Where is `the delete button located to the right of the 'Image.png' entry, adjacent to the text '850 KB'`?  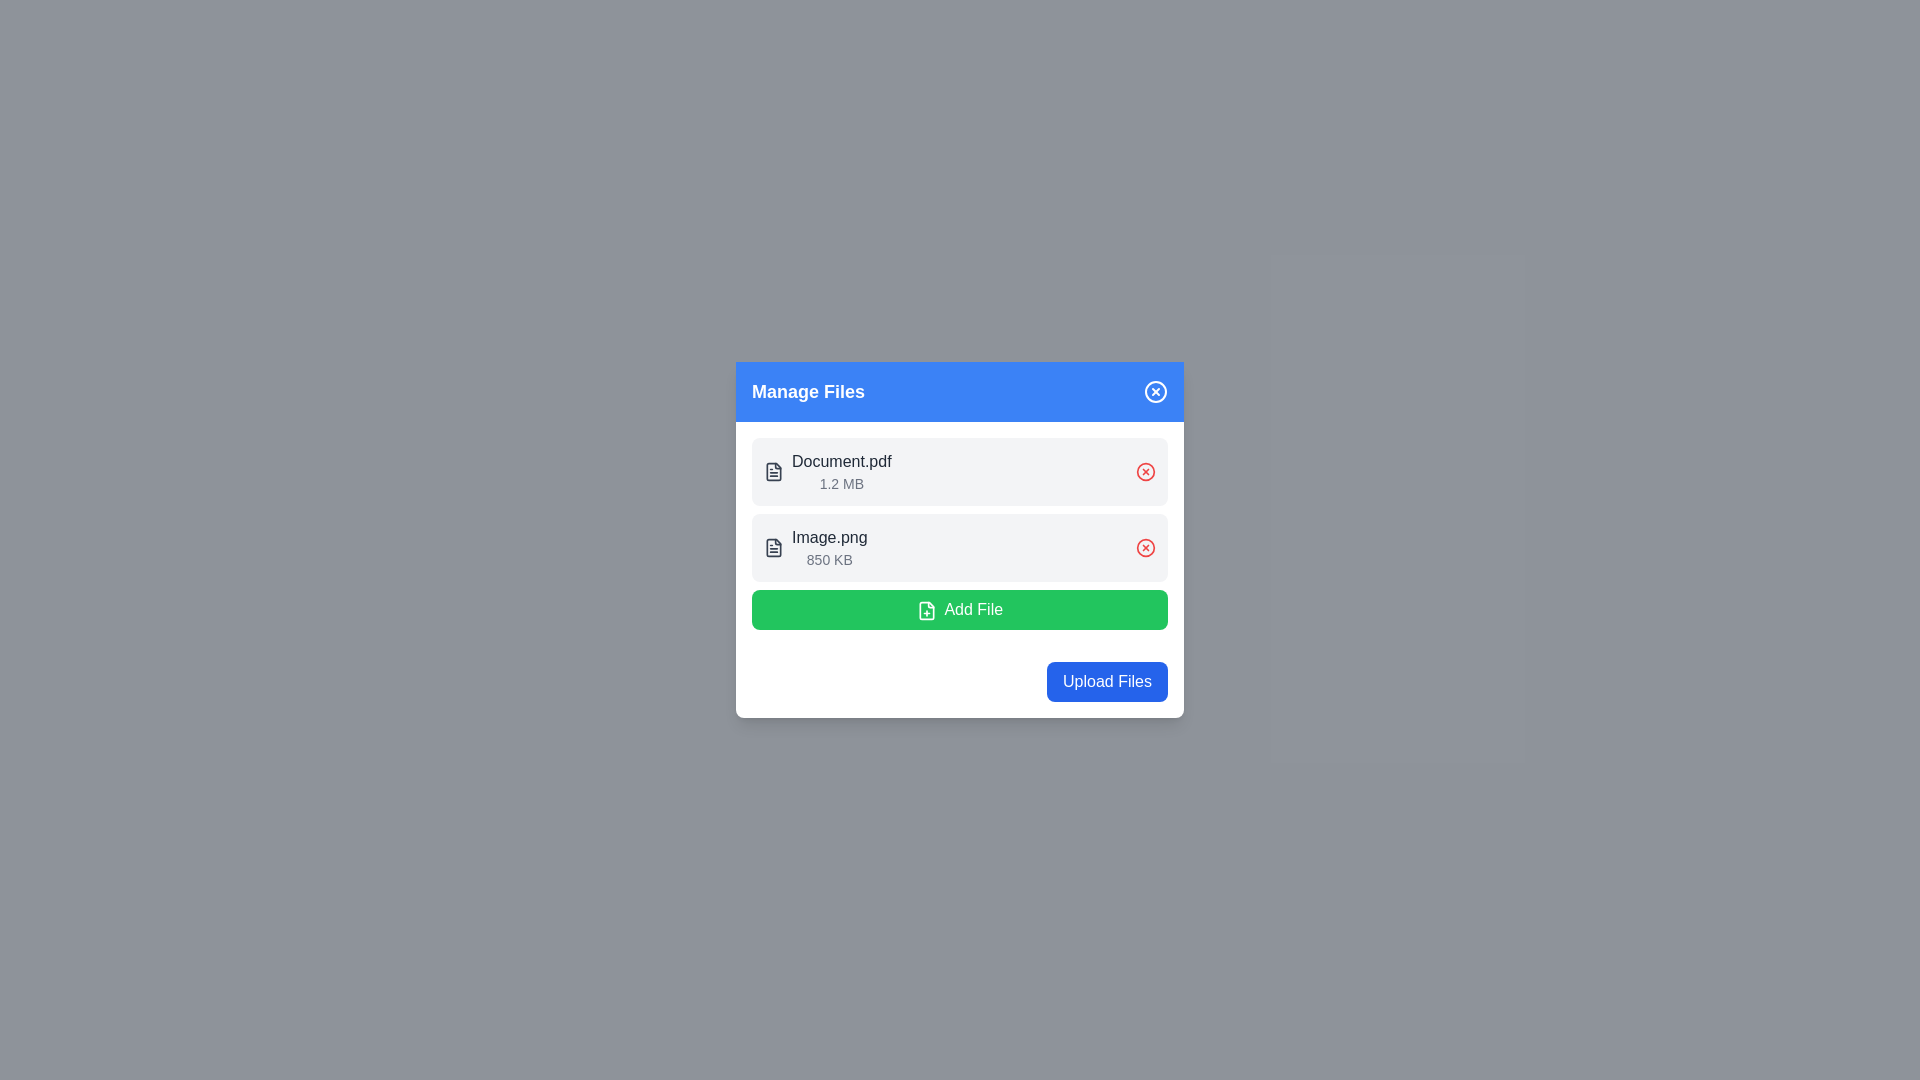 the delete button located to the right of the 'Image.png' entry, adjacent to the text '850 KB' is located at coordinates (1146, 547).